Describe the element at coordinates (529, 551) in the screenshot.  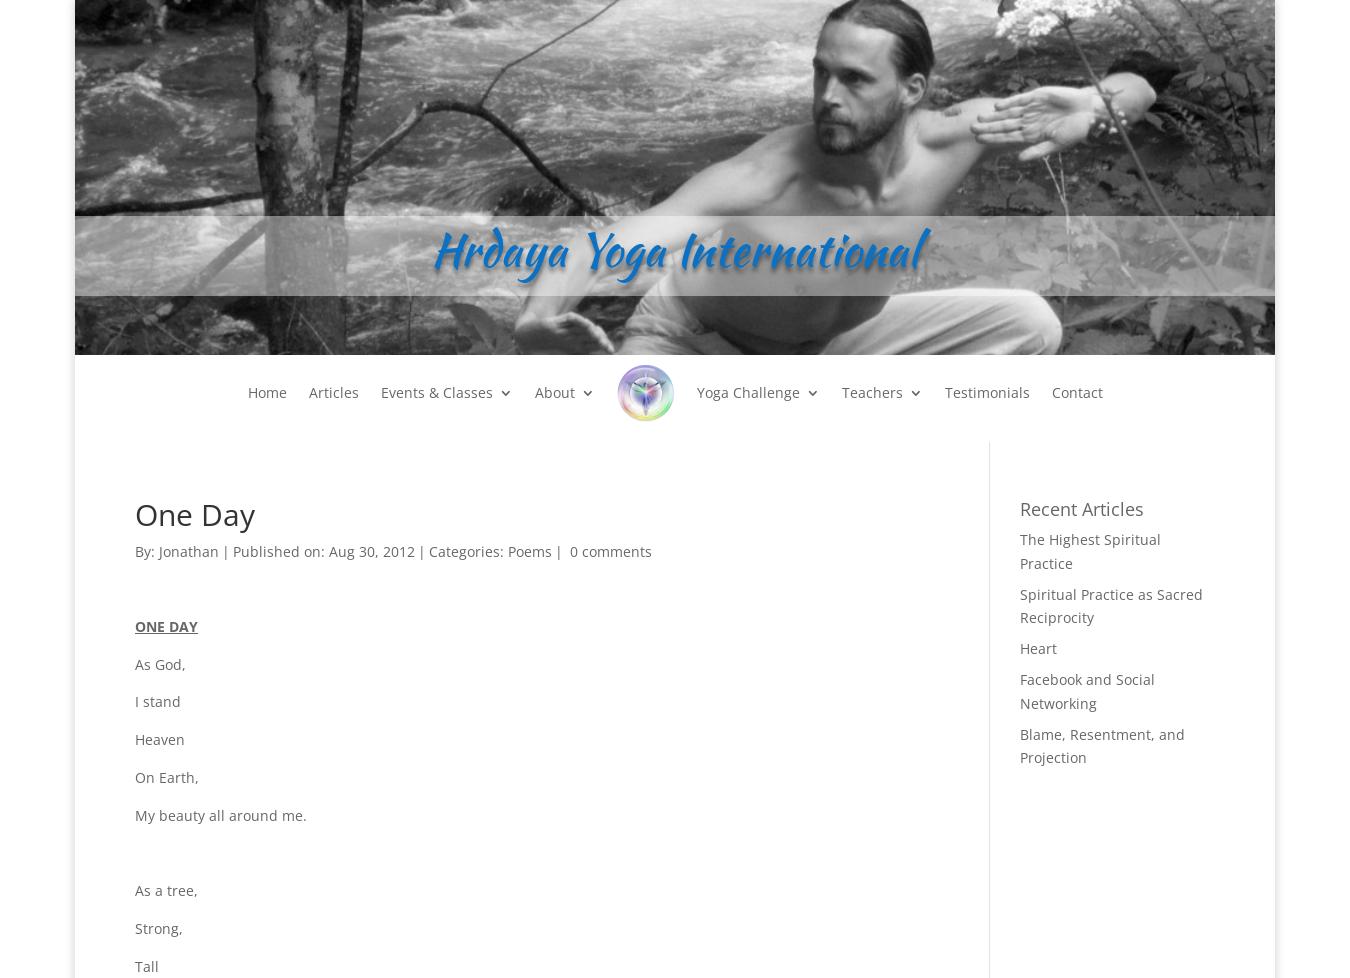
I see `'Poems'` at that location.